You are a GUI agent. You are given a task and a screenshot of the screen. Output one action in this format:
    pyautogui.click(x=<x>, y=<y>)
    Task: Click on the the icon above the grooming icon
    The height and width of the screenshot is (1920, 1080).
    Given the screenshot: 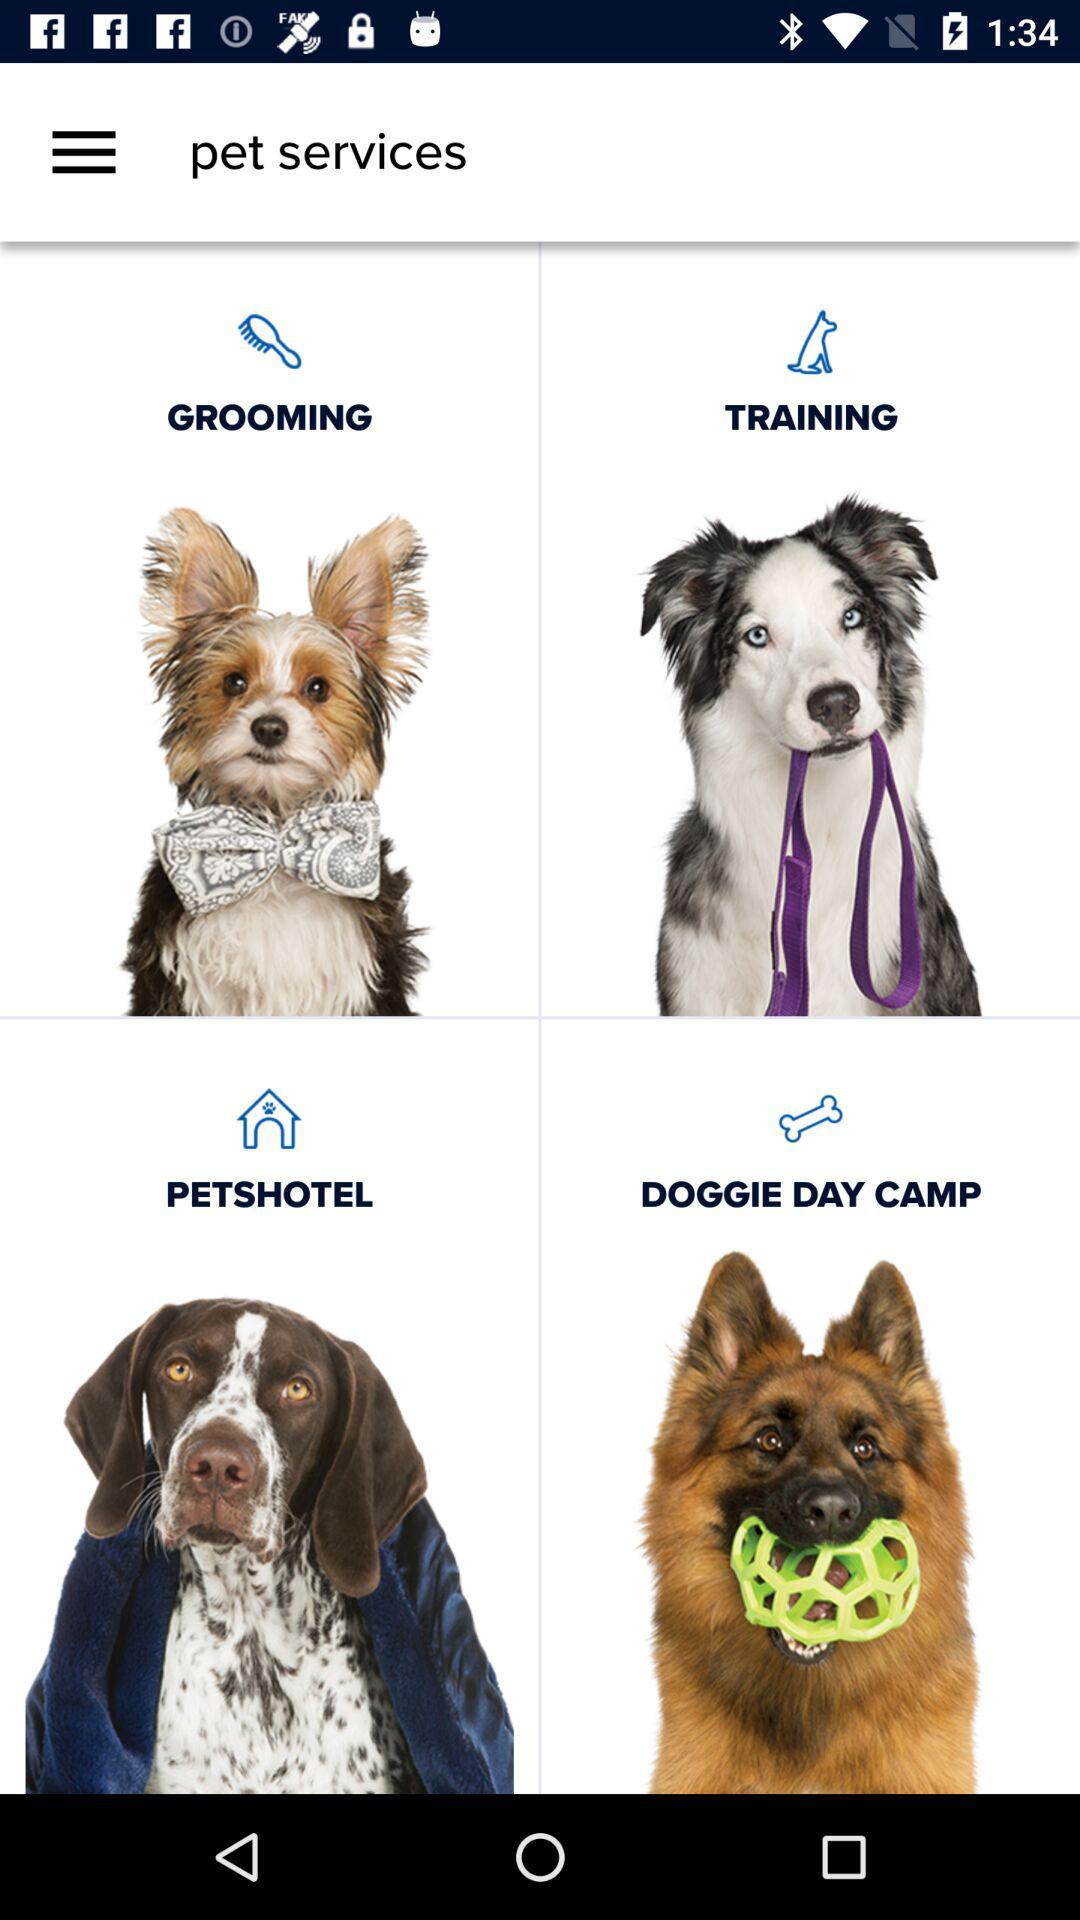 What is the action you would take?
    pyautogui.click(x=83, y=151)
    